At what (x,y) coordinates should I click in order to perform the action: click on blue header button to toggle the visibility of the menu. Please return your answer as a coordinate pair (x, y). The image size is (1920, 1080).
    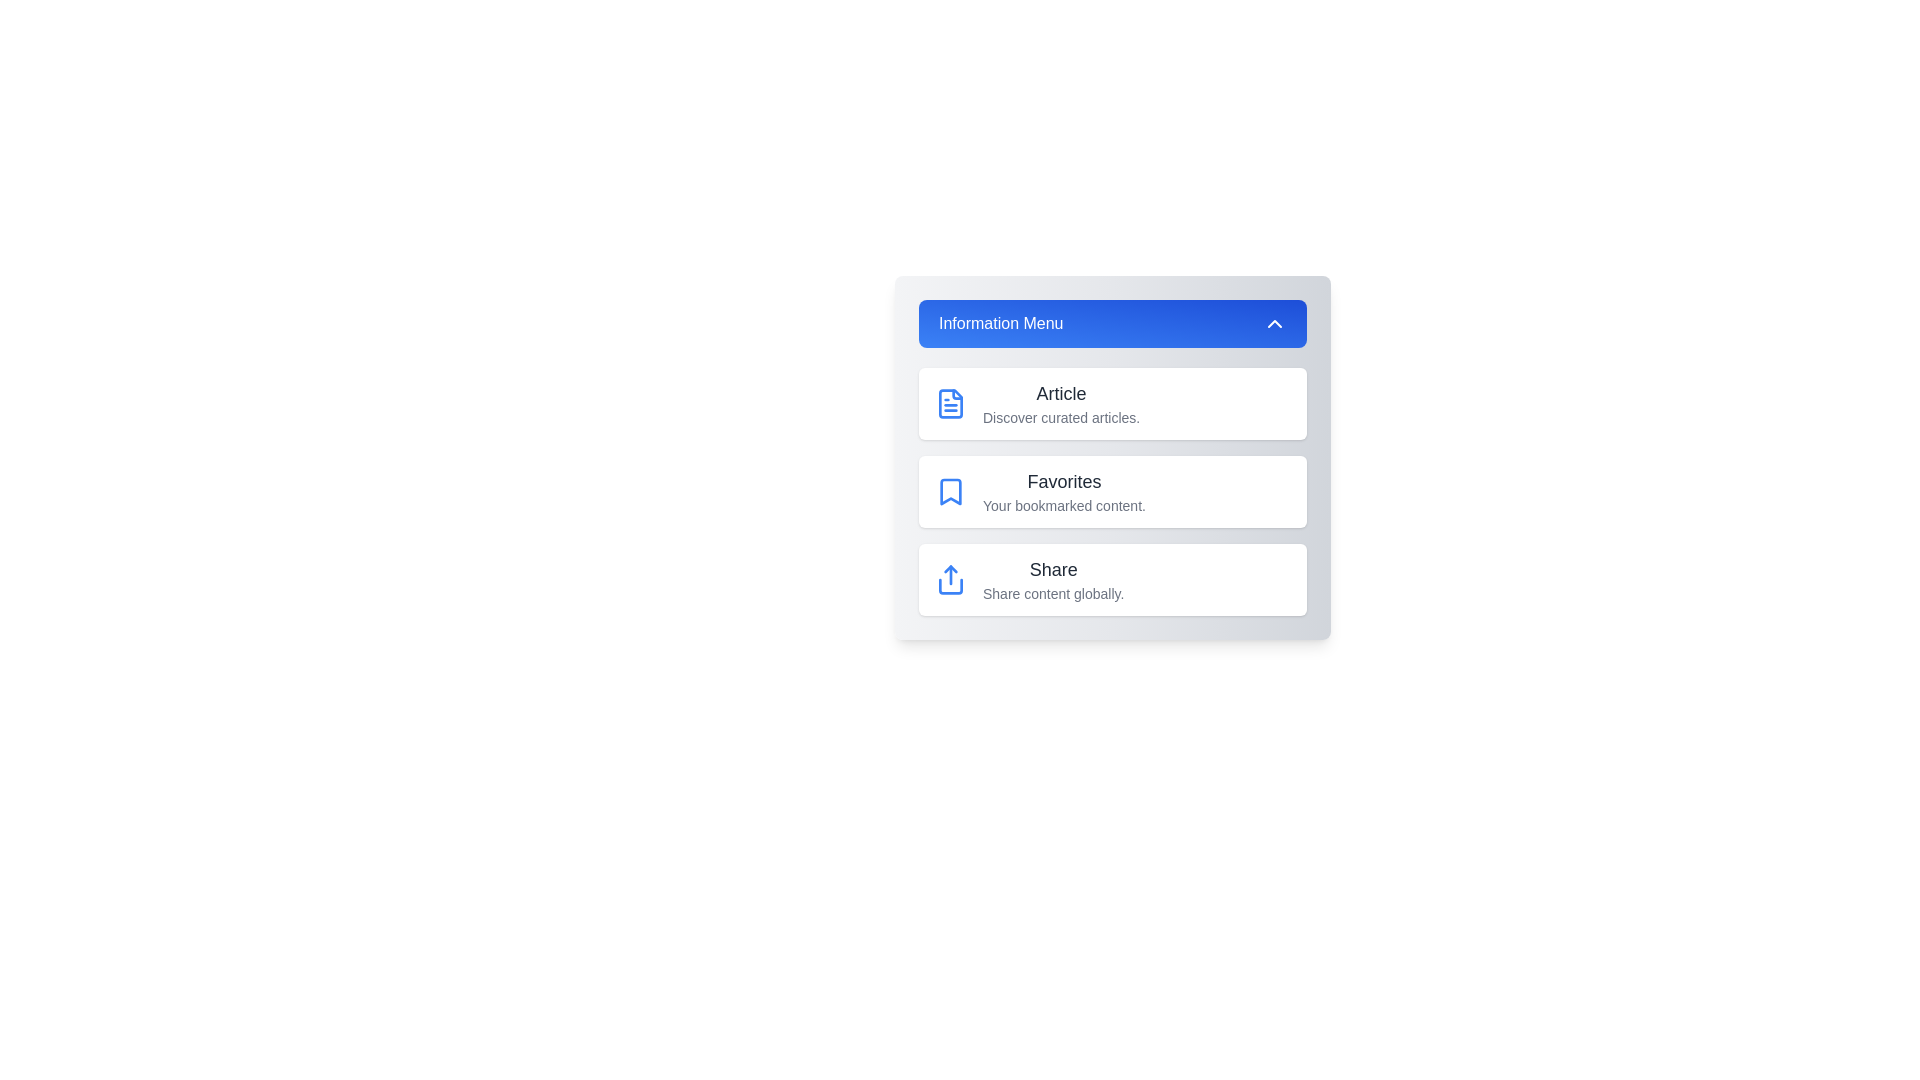
    Looking at the image, I should click on (1112, 323).